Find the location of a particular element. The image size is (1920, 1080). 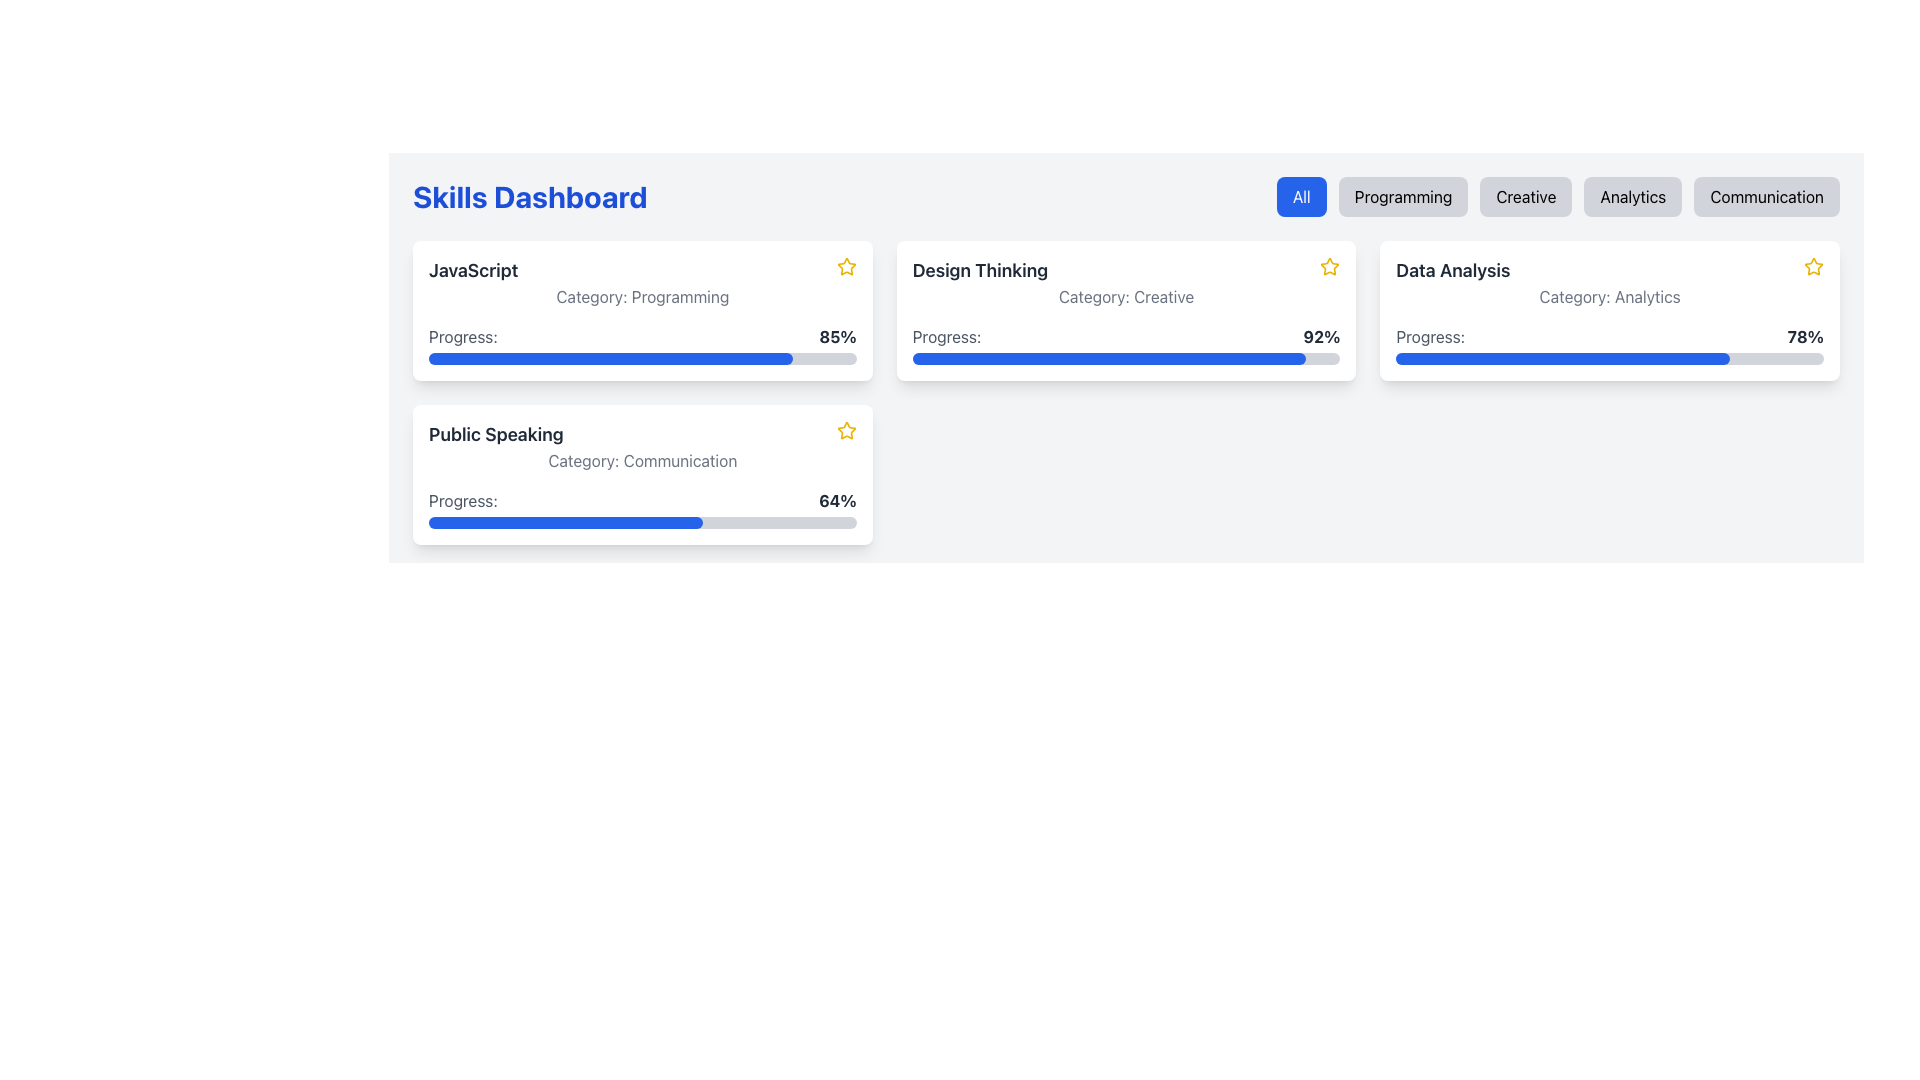

the 'JavaScript' skill label in the Skills Dashboard, which indicates the purpose of the progress bar below it is located at coordinates (462, 335).